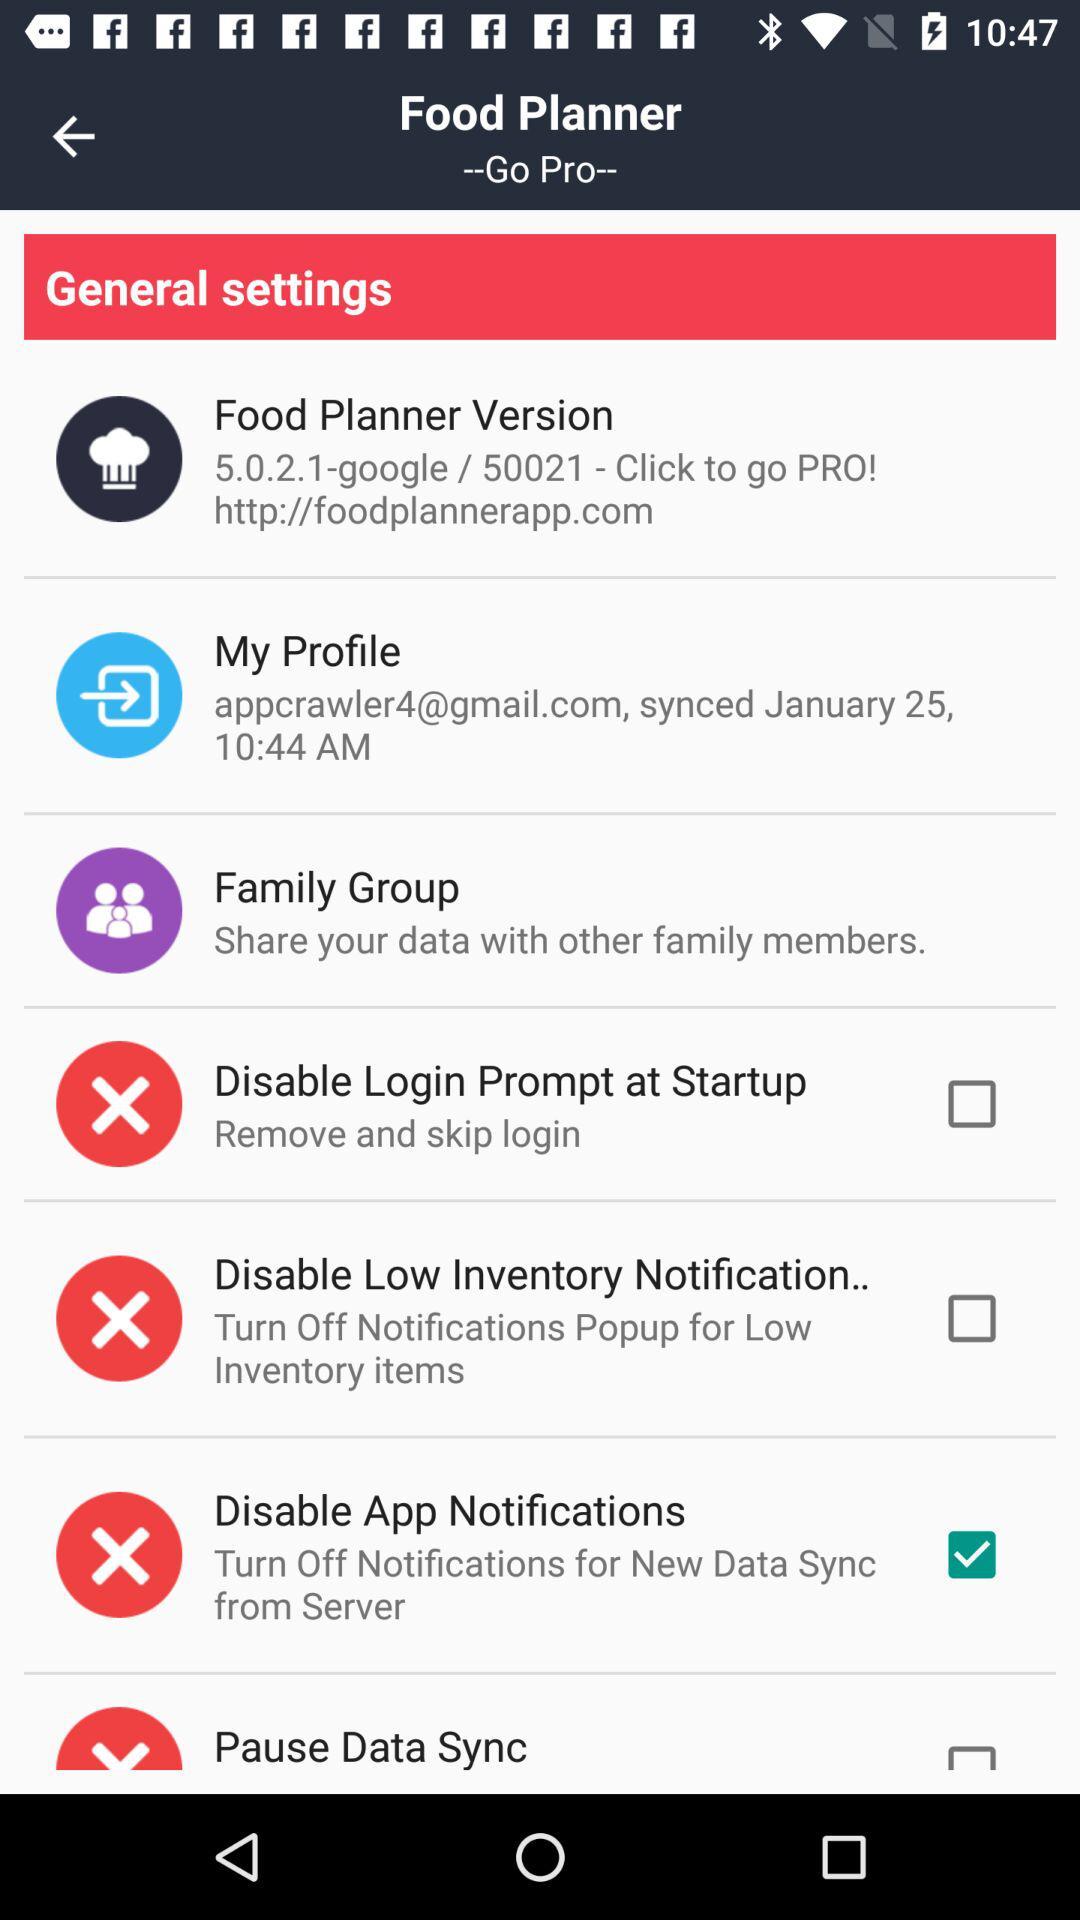  What do you see at coordinates (612, 723) in the screenshot?
I see `item below my profile` at bounding box center [612, 723].